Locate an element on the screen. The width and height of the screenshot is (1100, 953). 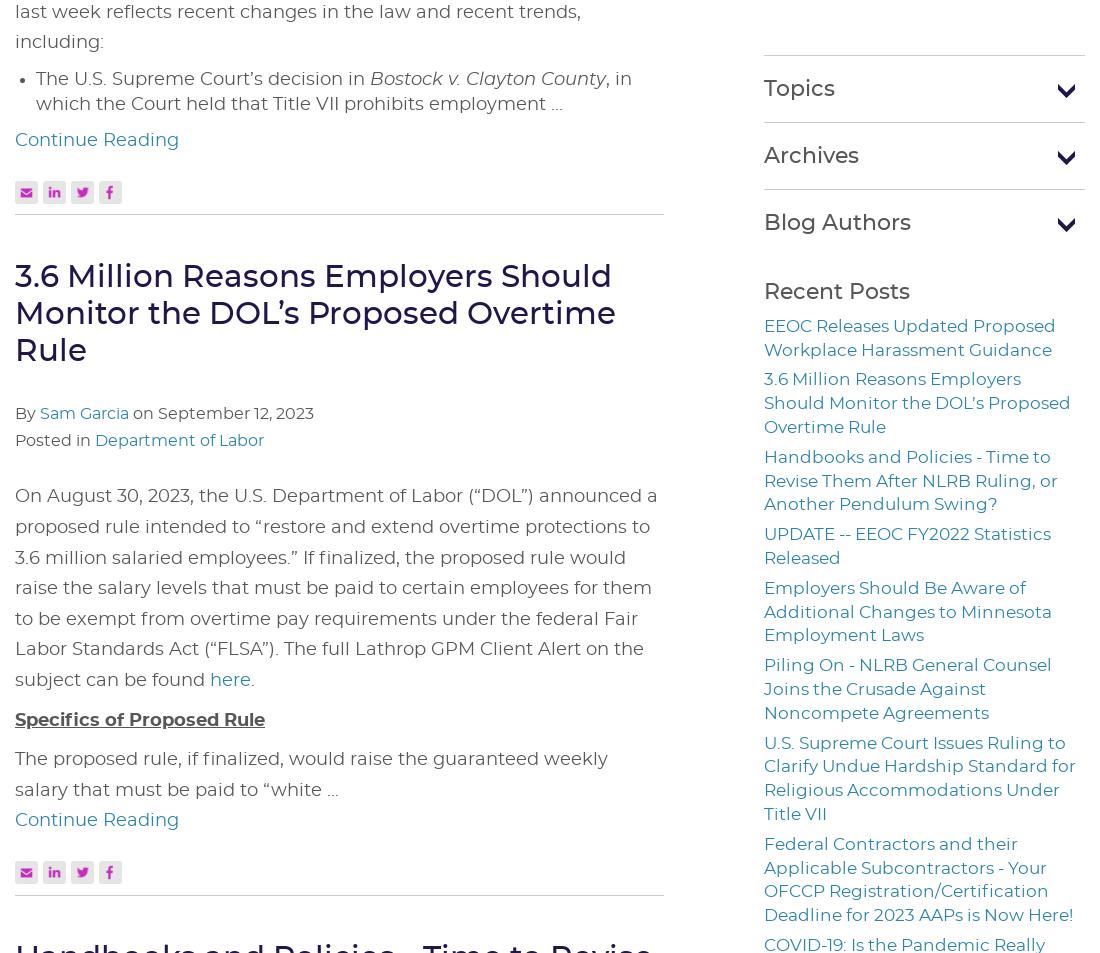
'.' is located at coordinates (253, 681).